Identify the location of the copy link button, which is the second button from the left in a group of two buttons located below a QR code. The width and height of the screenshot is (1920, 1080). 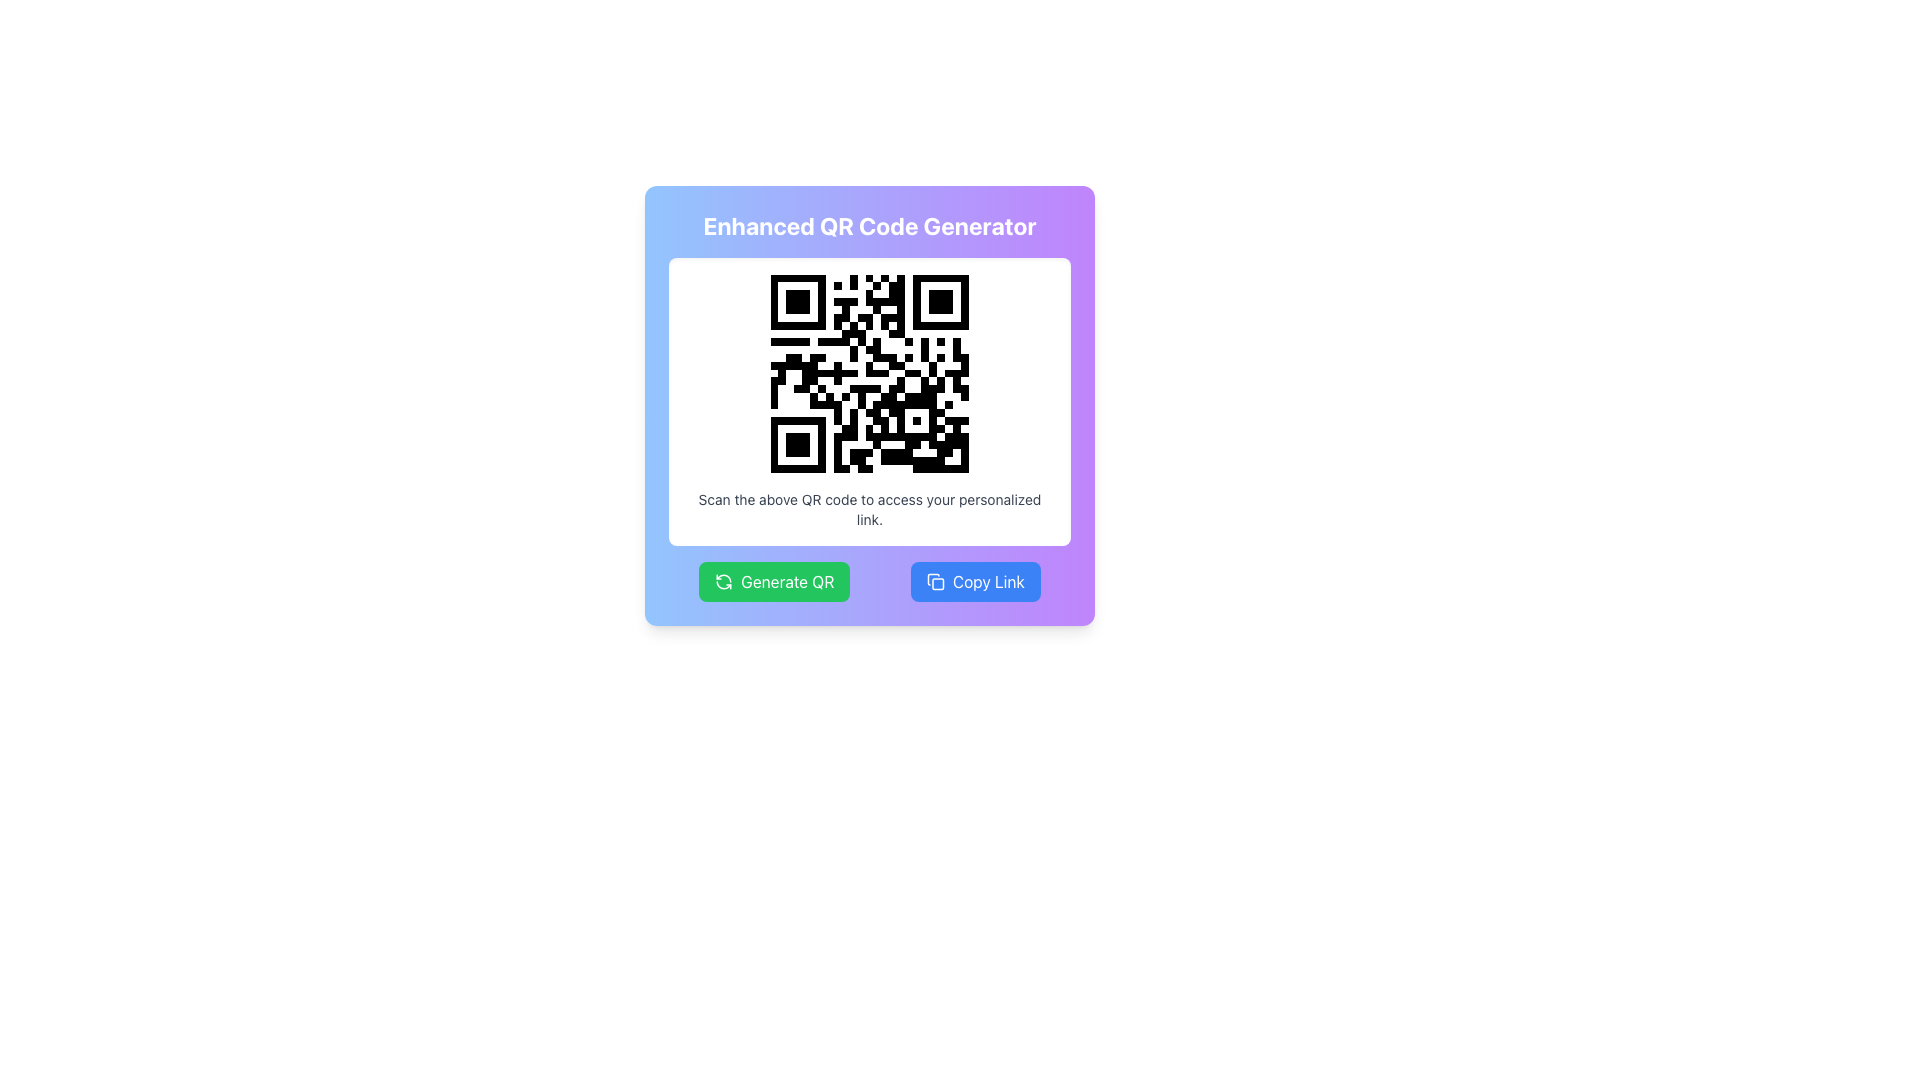
(975, 582).